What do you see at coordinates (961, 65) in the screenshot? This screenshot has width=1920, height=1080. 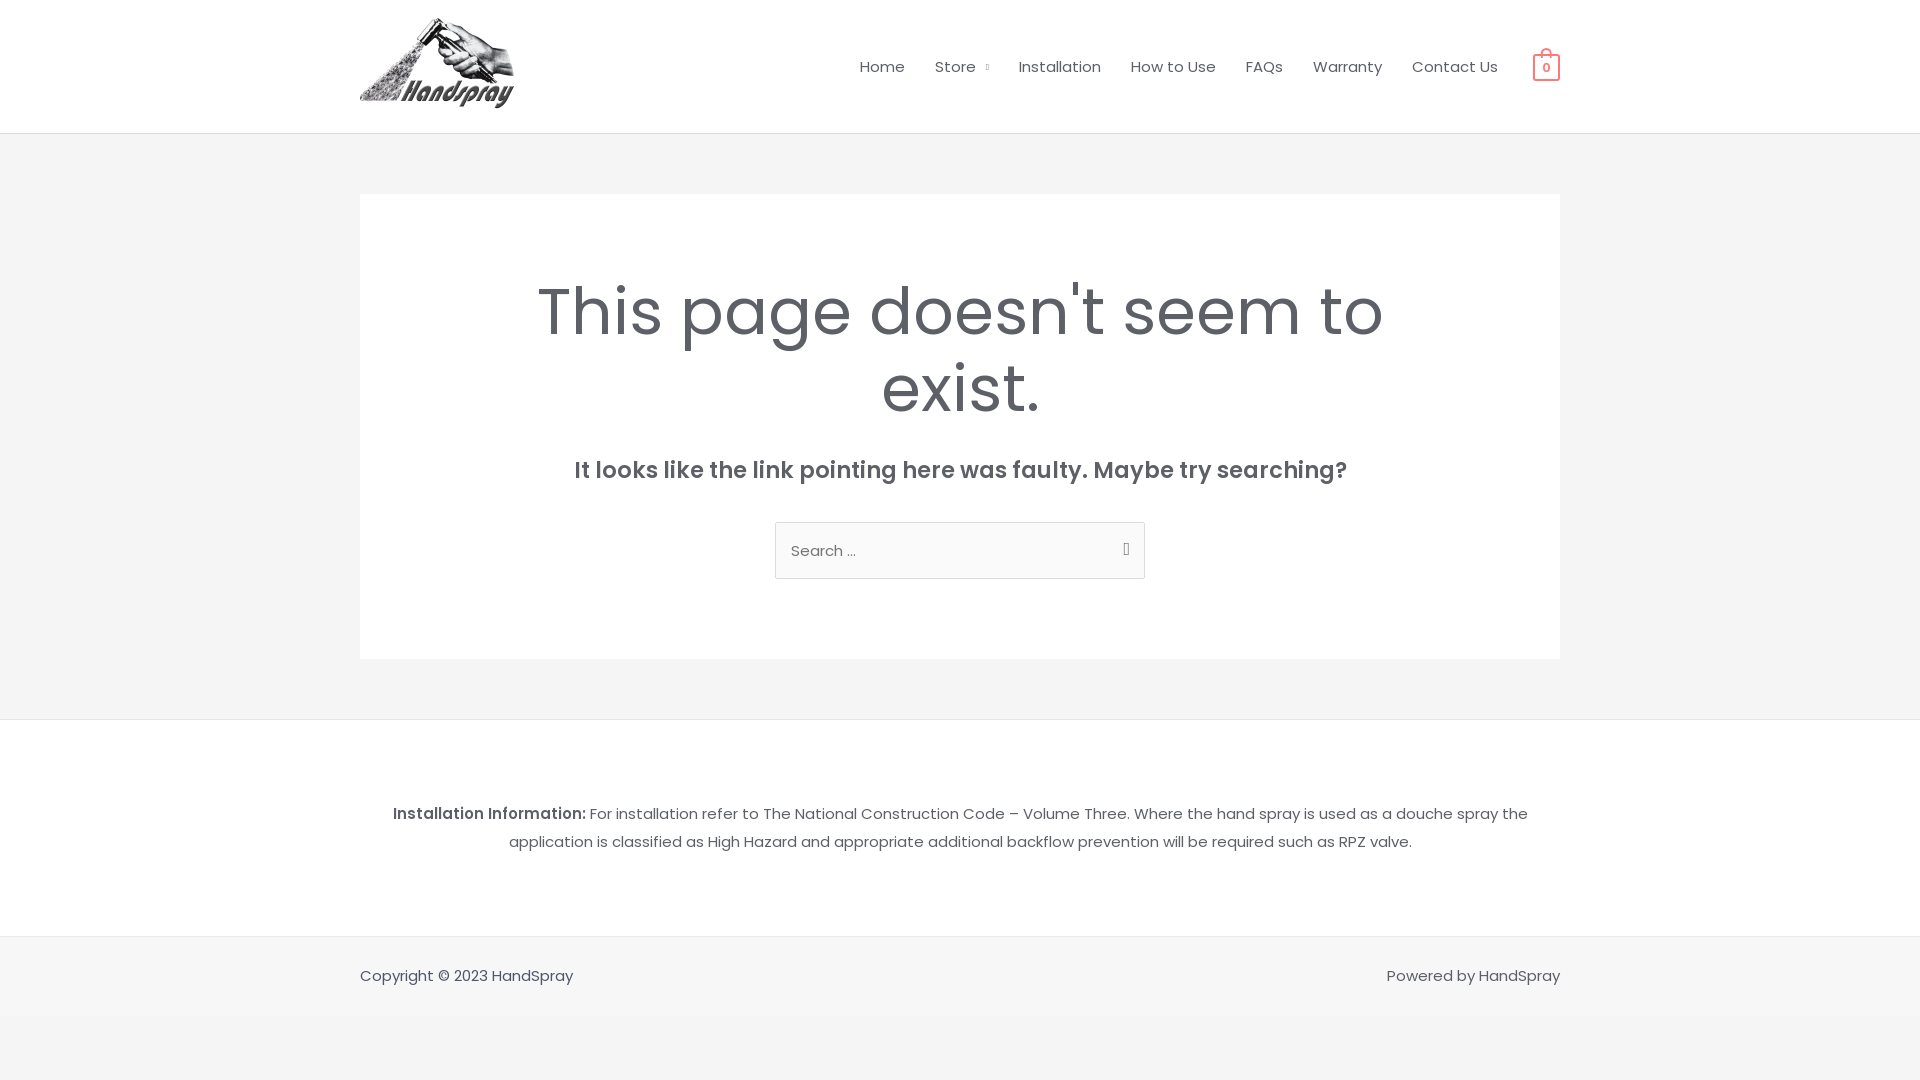 I see `'Store'` at bounding box center [961, 65].